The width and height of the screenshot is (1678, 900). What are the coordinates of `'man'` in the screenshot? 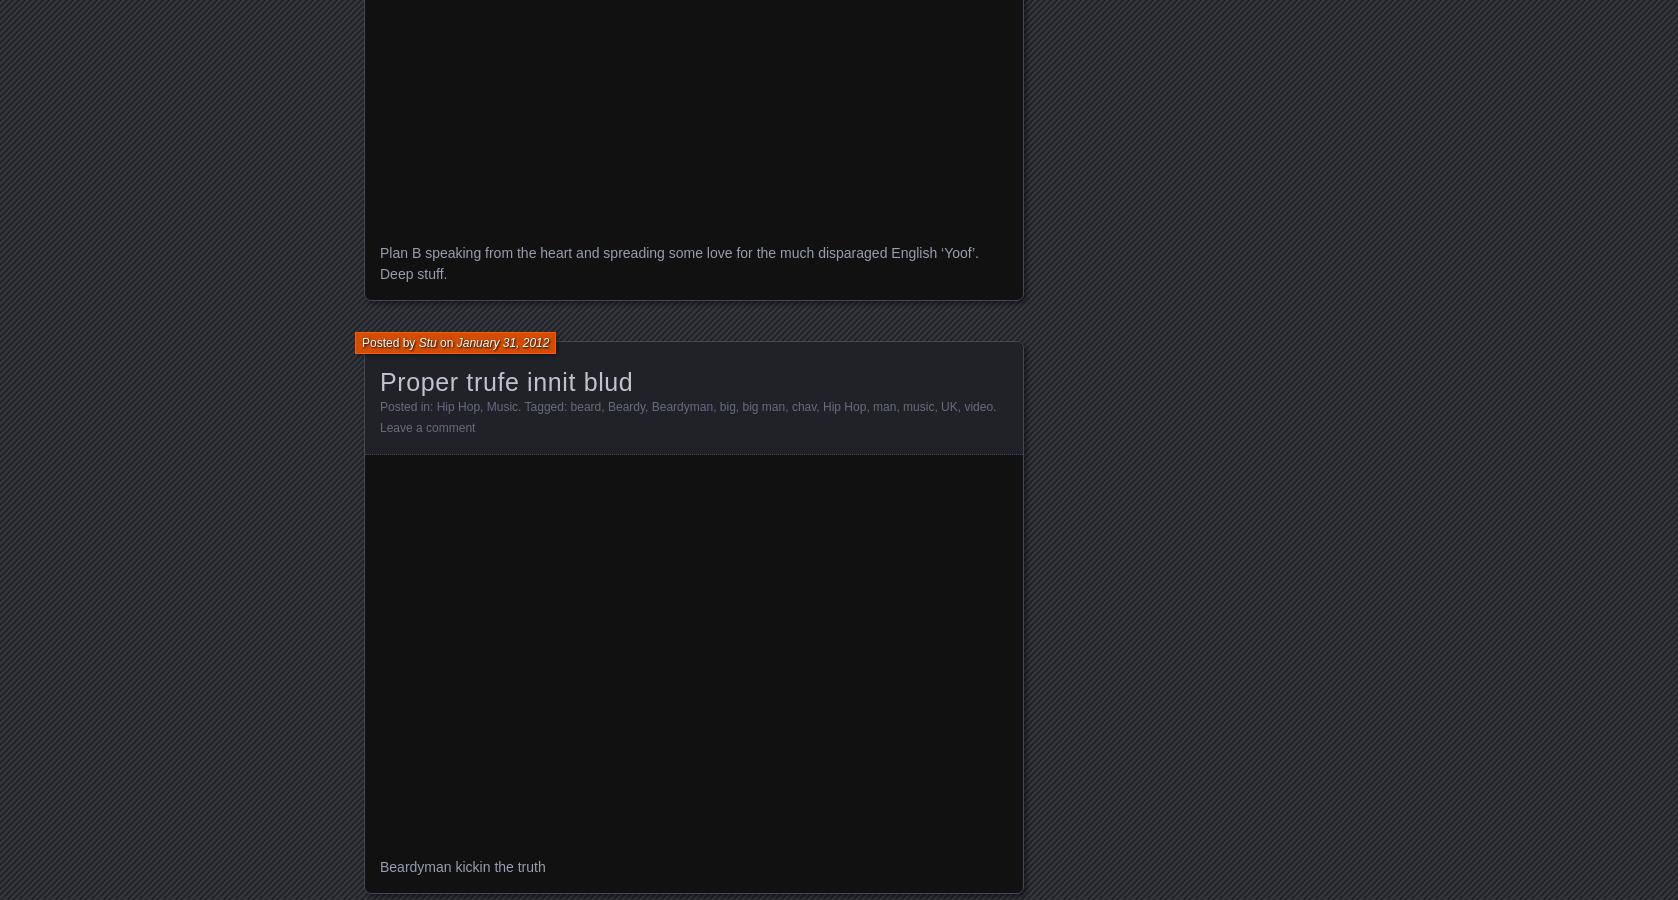 It's located at (884, 406).